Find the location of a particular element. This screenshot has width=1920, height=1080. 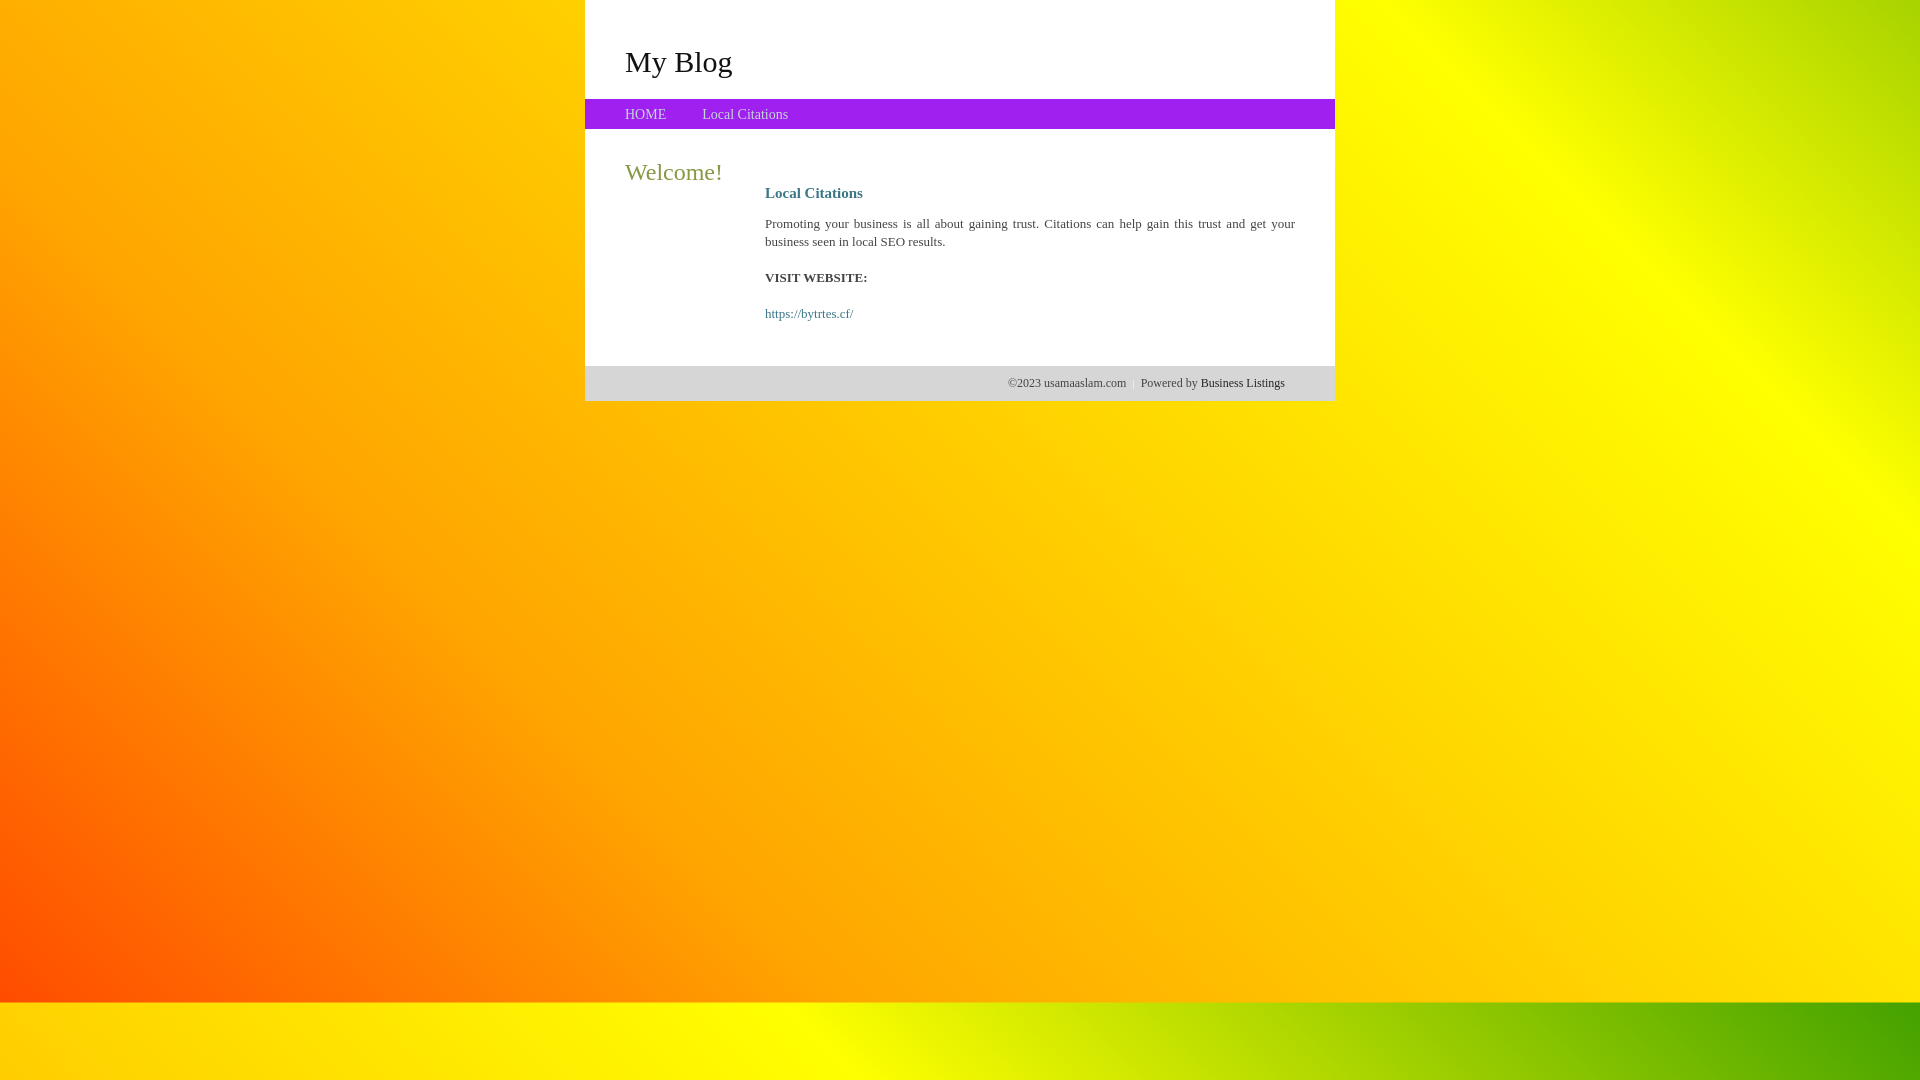

'https://bytrtes.cf/' is located at coordinates (809, 313).